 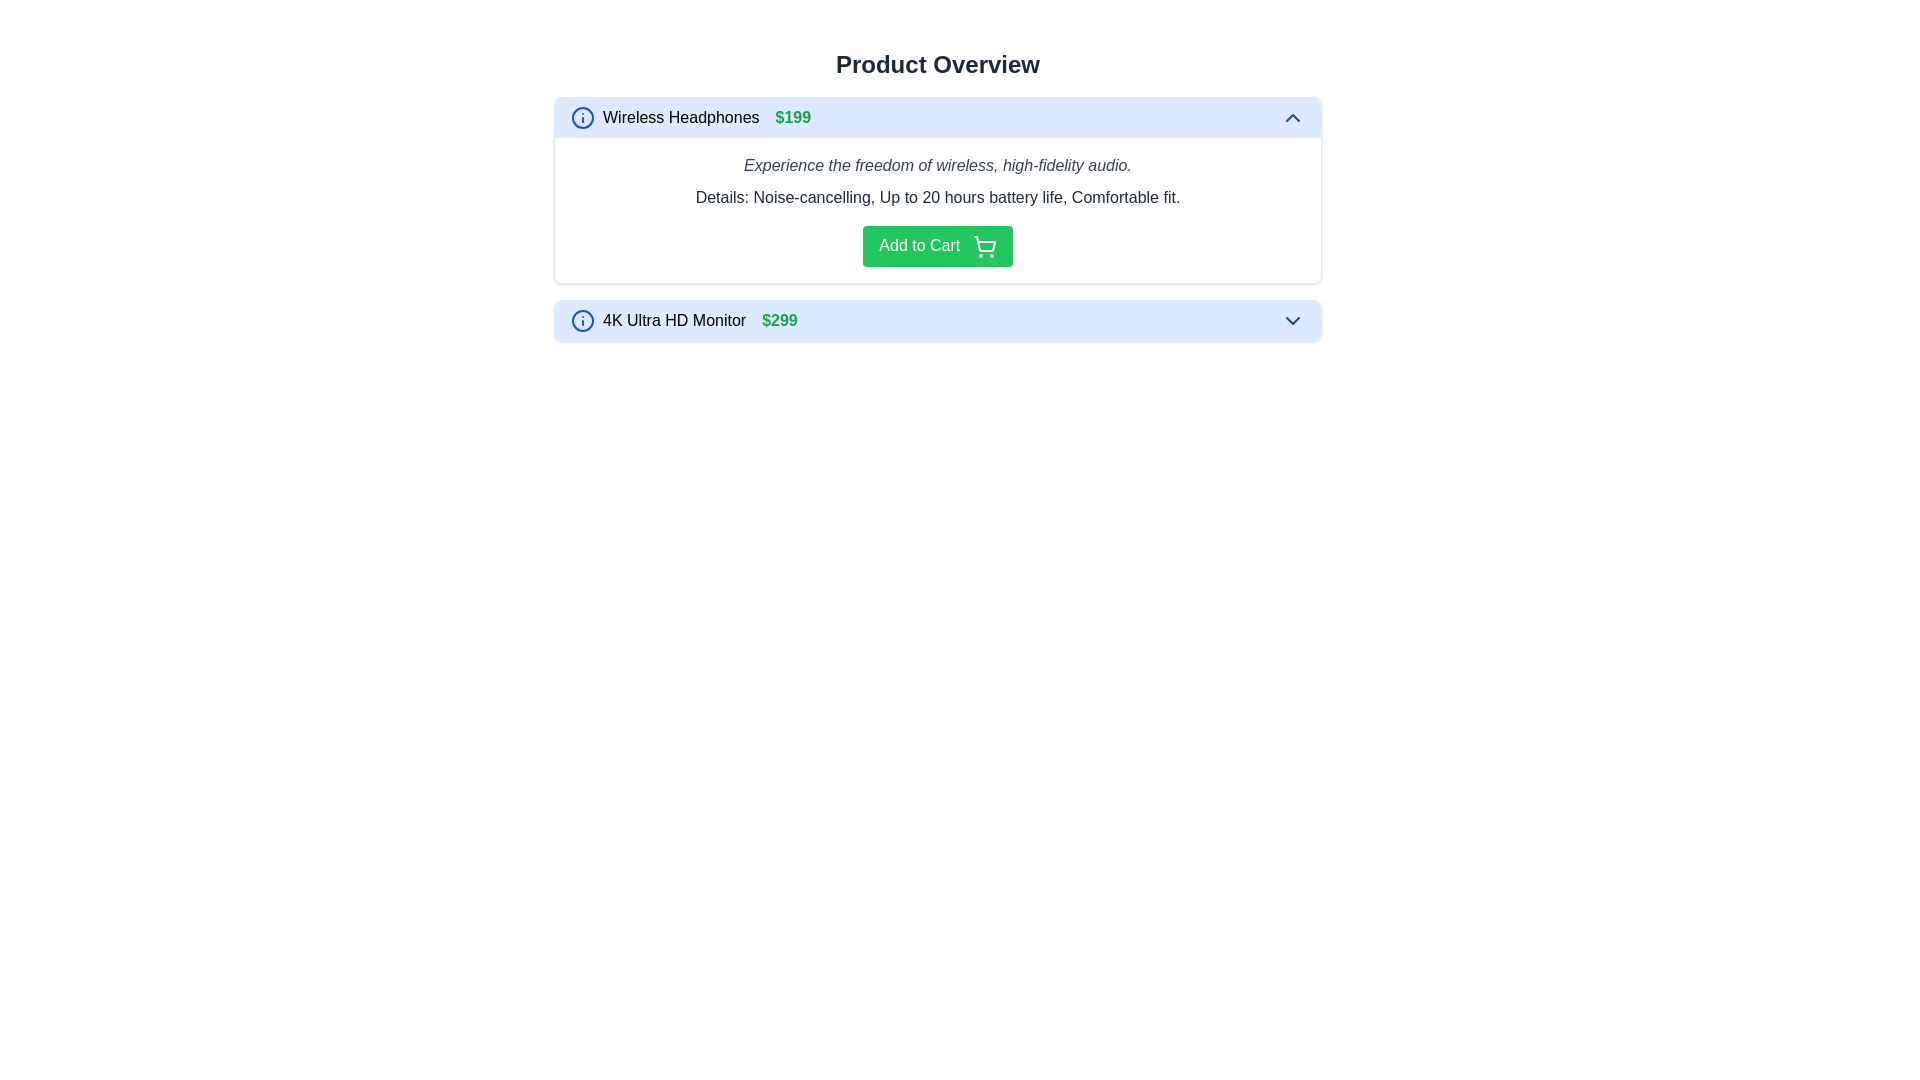 What do you see at coordinates (581, 319) in the screenshot?
I see `the information icon located at the left side of the row containing the text '4K Ultra HD Monitor', which is the first element in the second item under 'Product Overview'` at bounding box center [581, 319].